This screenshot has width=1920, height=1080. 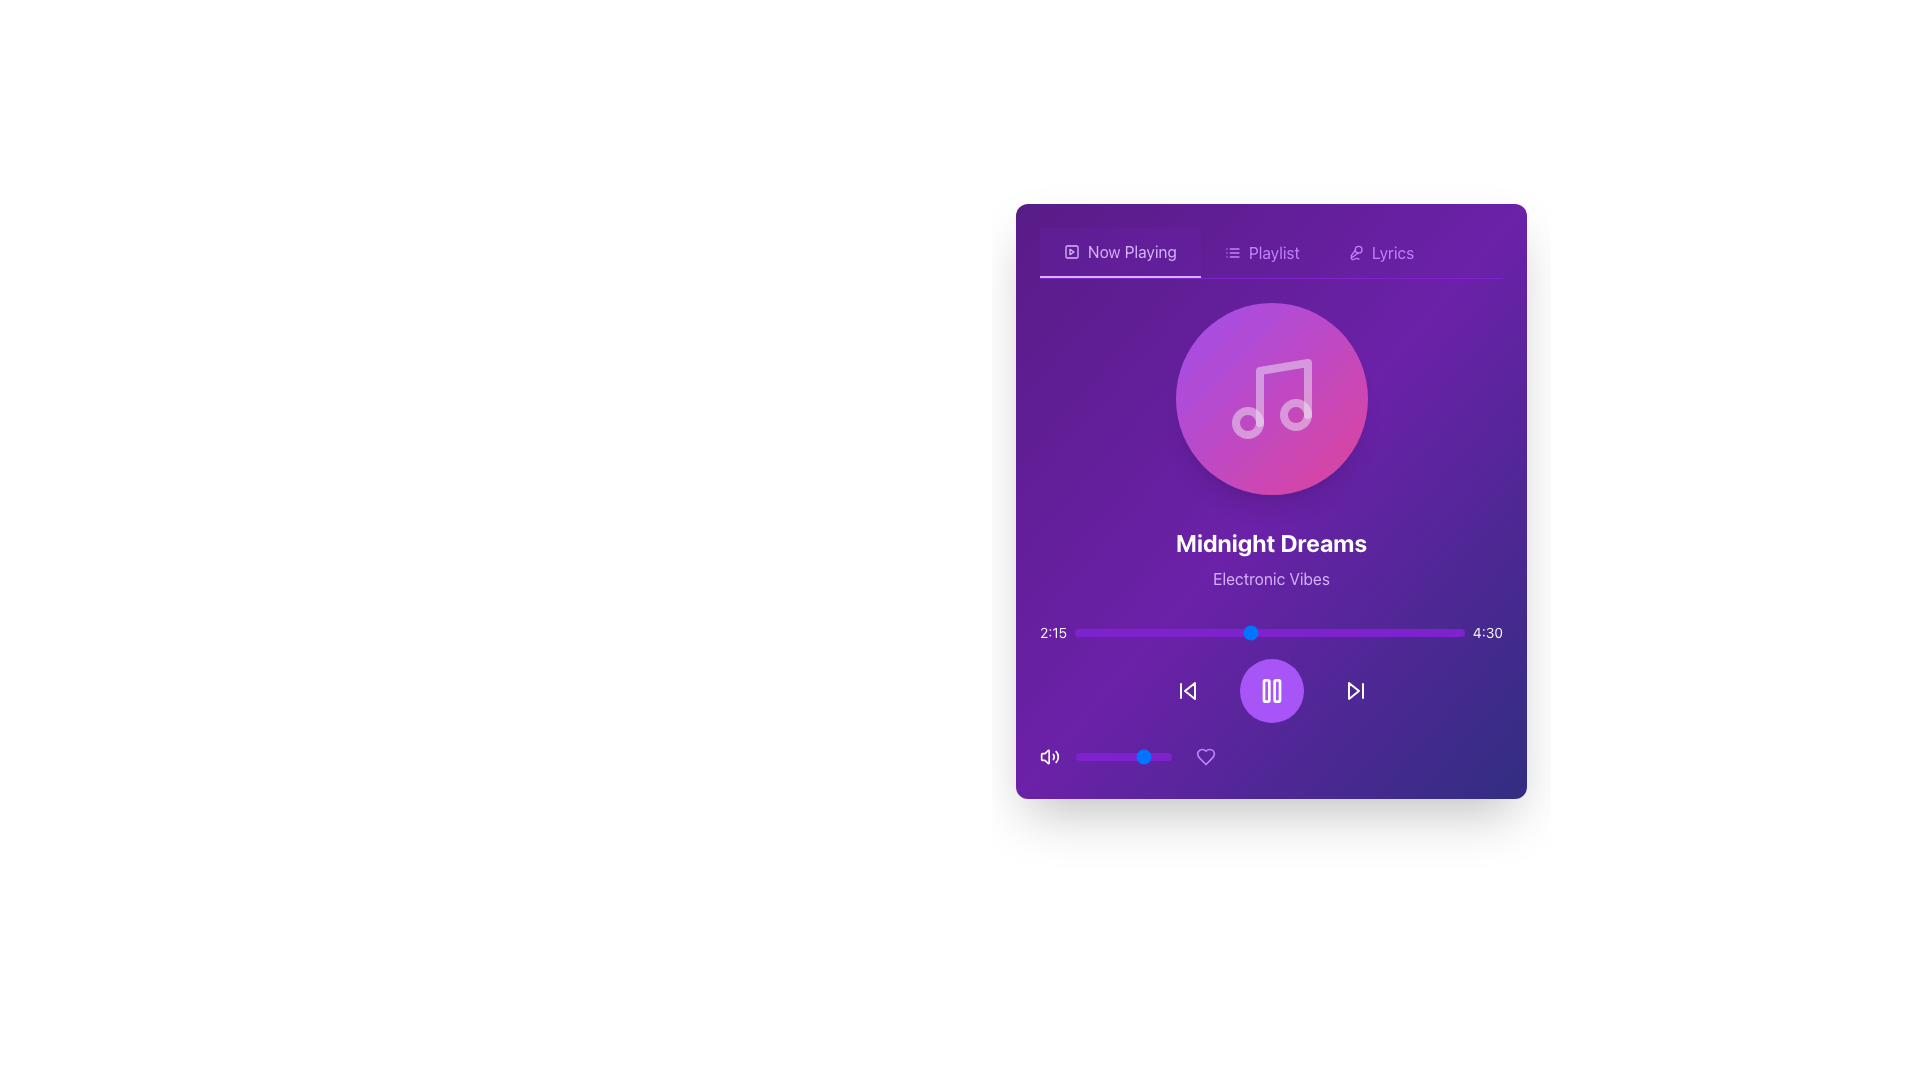 I want to click on the decorative square background element, which is a small hollow square with rounded corners located in the navigation bar, specifically as the background for the 'Now Playing' button, so click(x=1070, y=250).